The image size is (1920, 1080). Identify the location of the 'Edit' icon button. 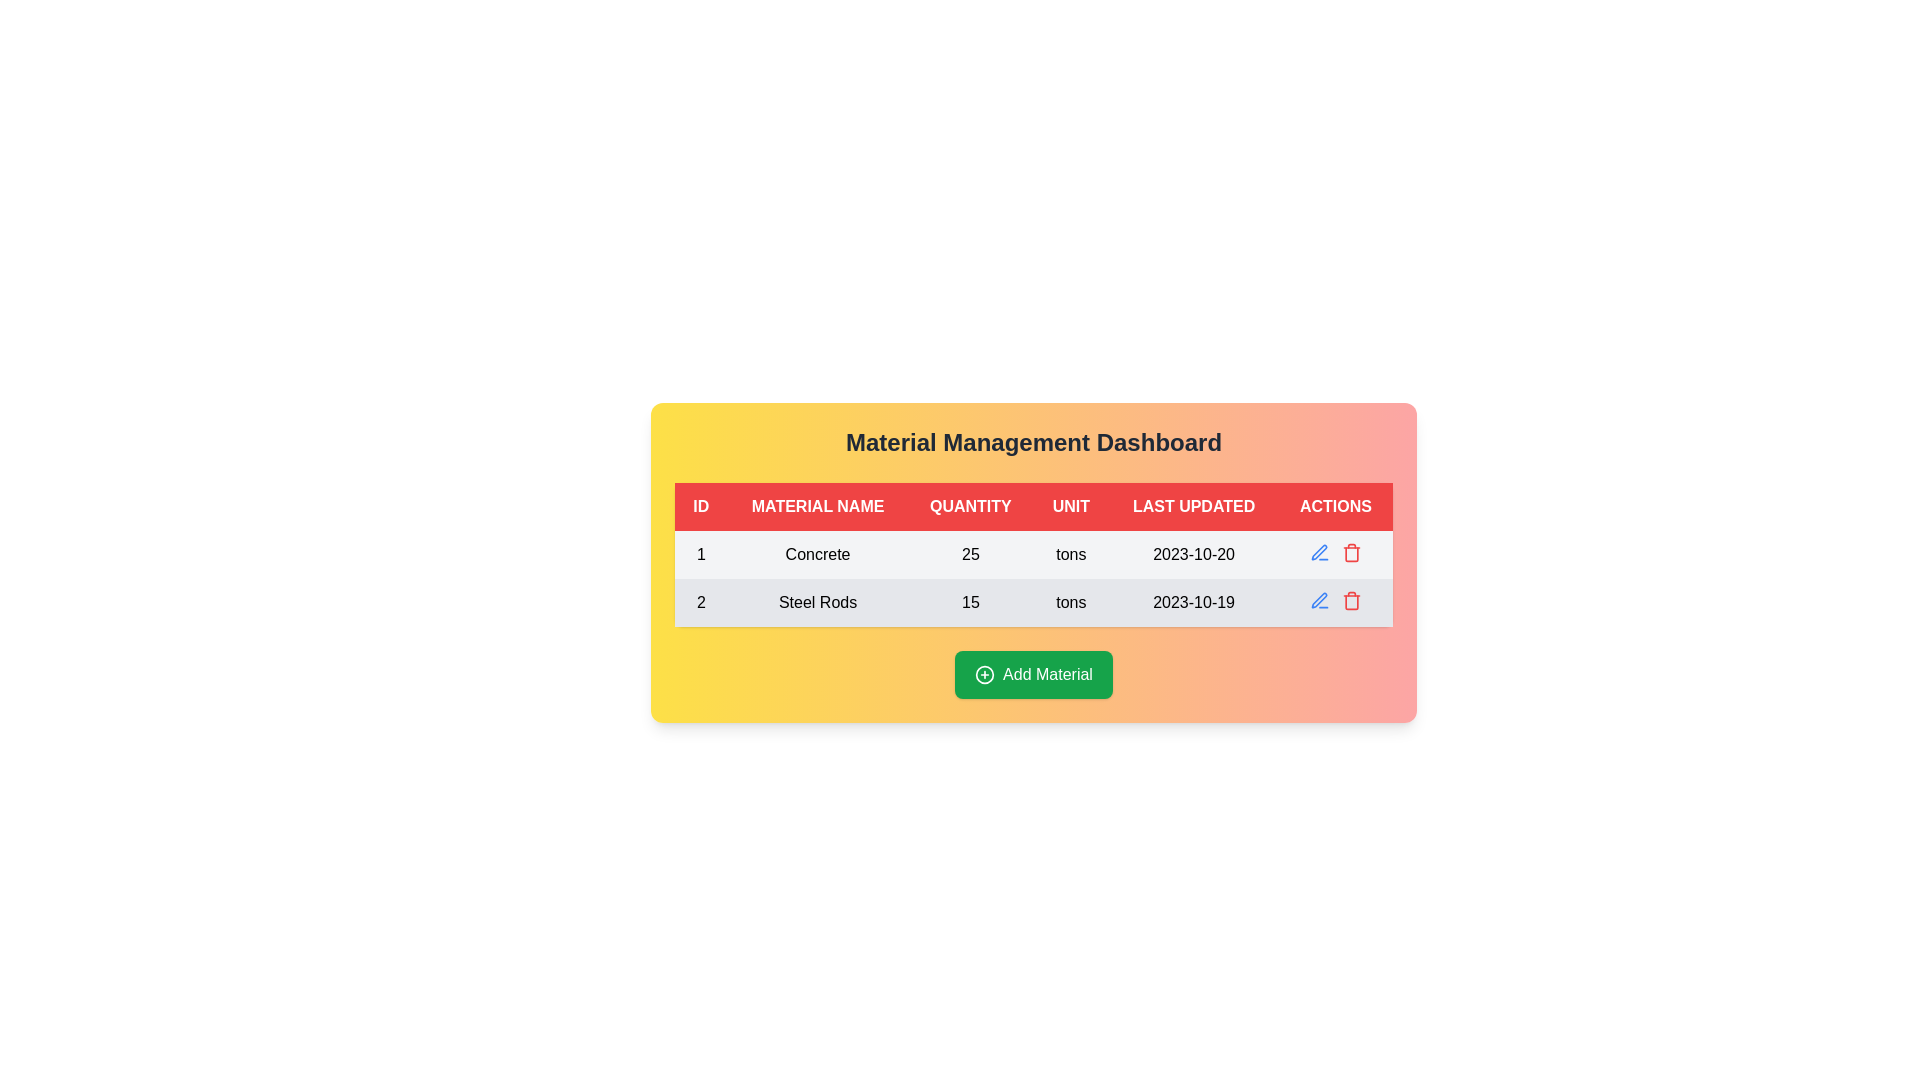
(1319, 552).